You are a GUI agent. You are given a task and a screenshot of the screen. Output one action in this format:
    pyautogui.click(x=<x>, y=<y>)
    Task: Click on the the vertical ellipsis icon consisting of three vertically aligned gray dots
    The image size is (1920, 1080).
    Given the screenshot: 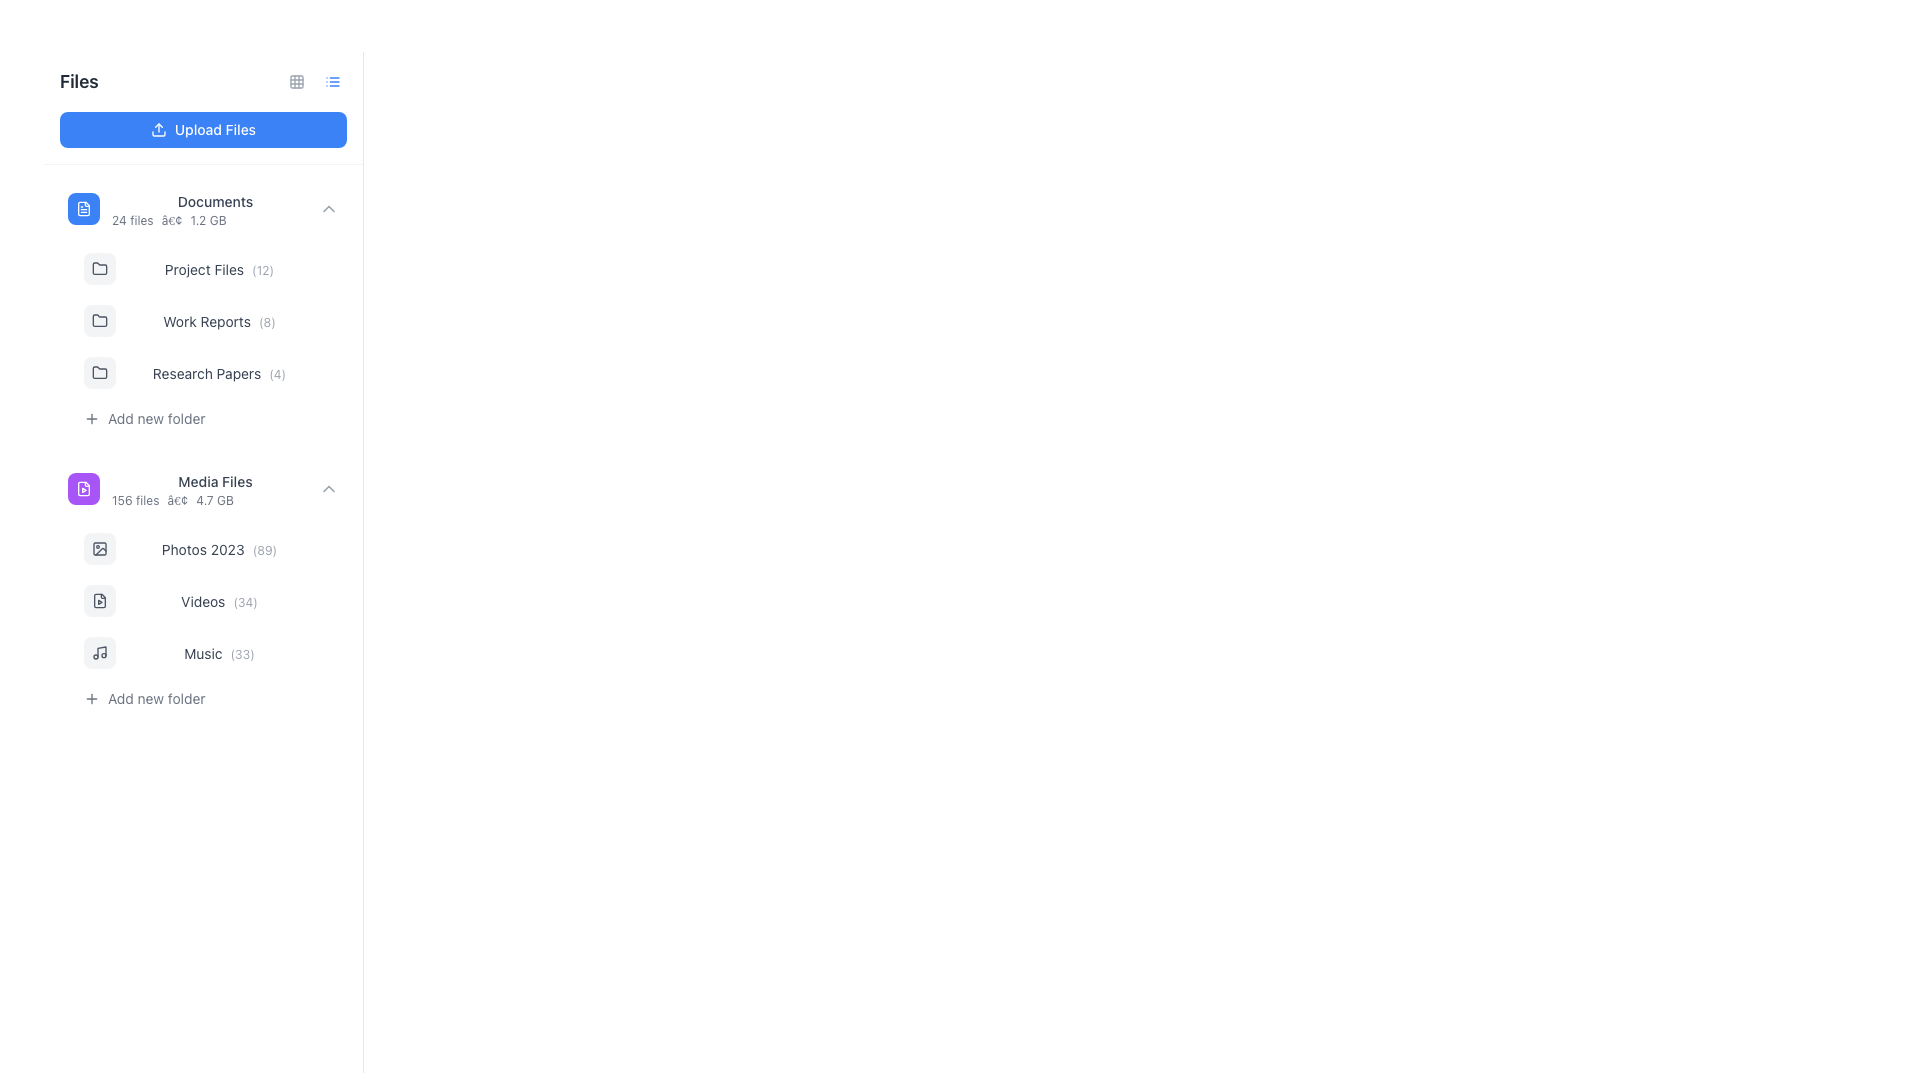 What is the action you would take?
    pyautogui.click(x=325, y=652)
    